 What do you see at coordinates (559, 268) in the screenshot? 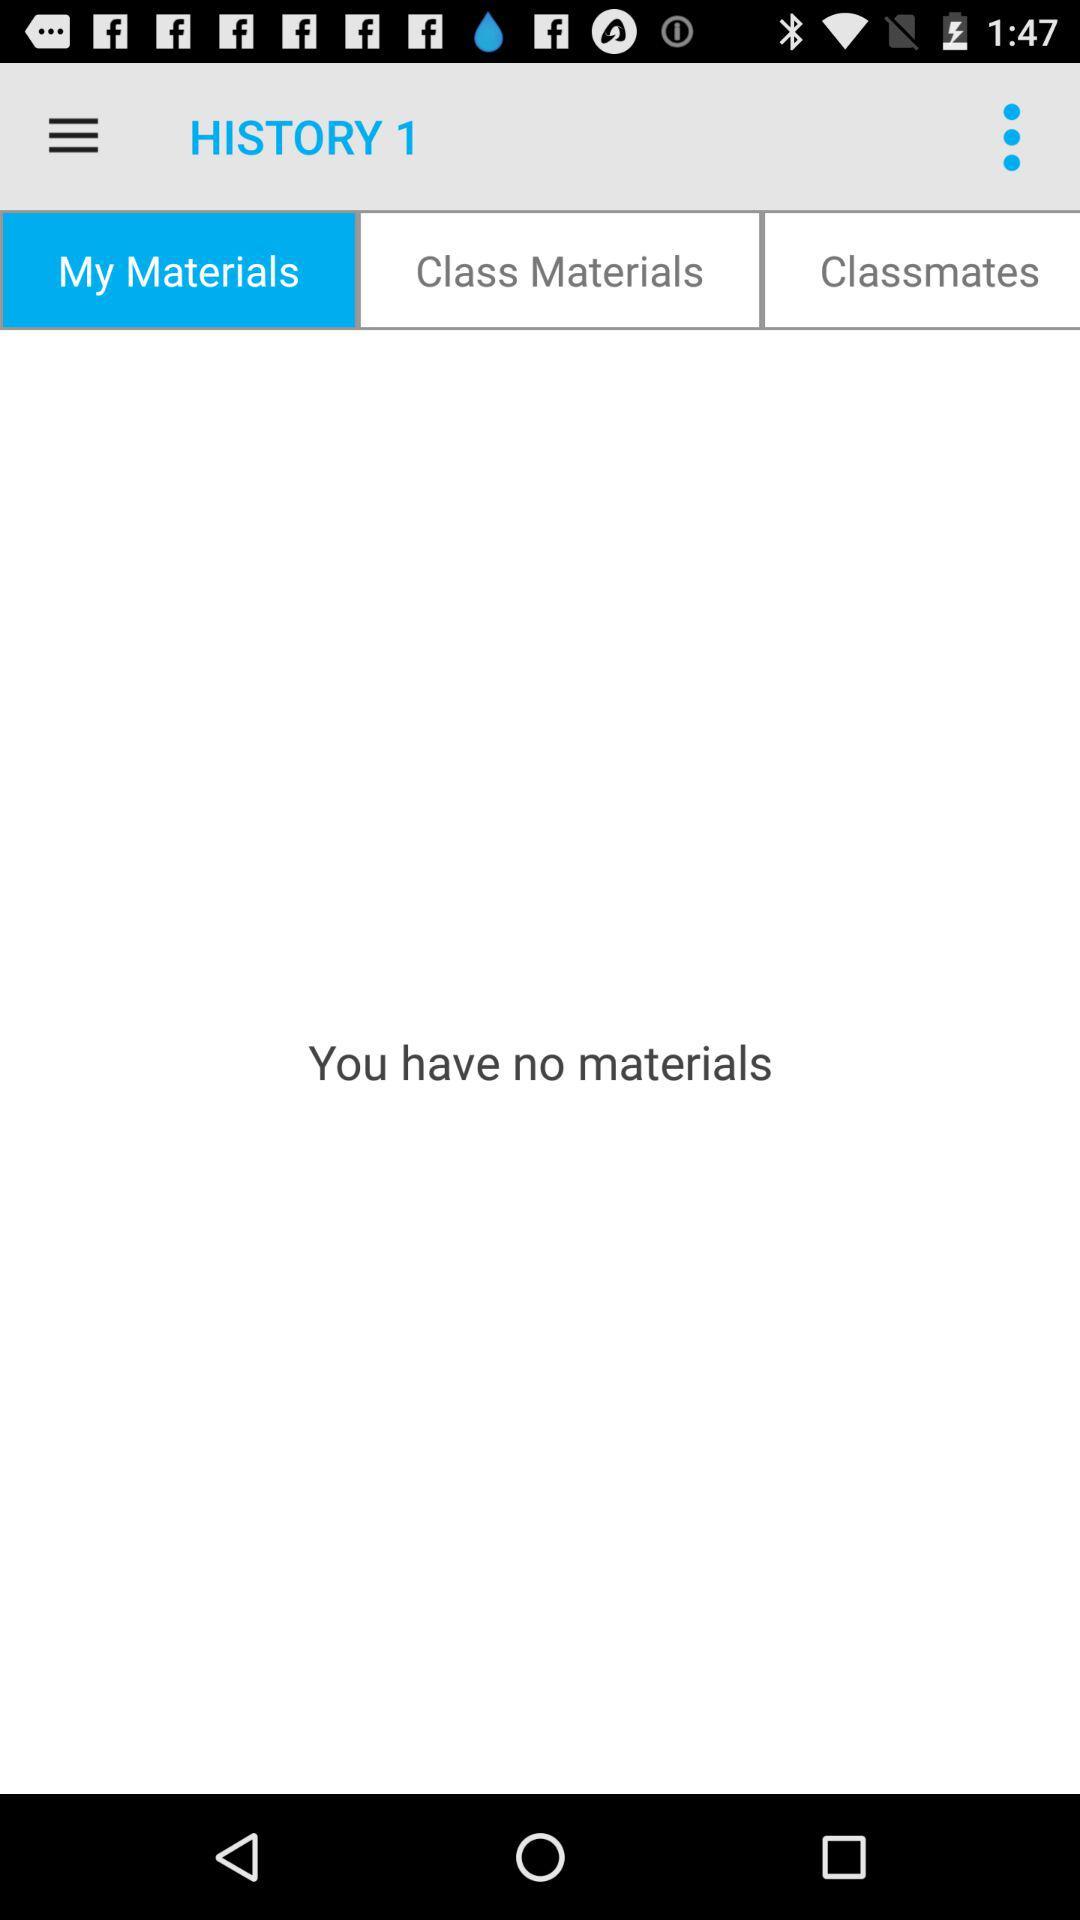
I see `icon above you have no icon` at bounding box center [559, 268].